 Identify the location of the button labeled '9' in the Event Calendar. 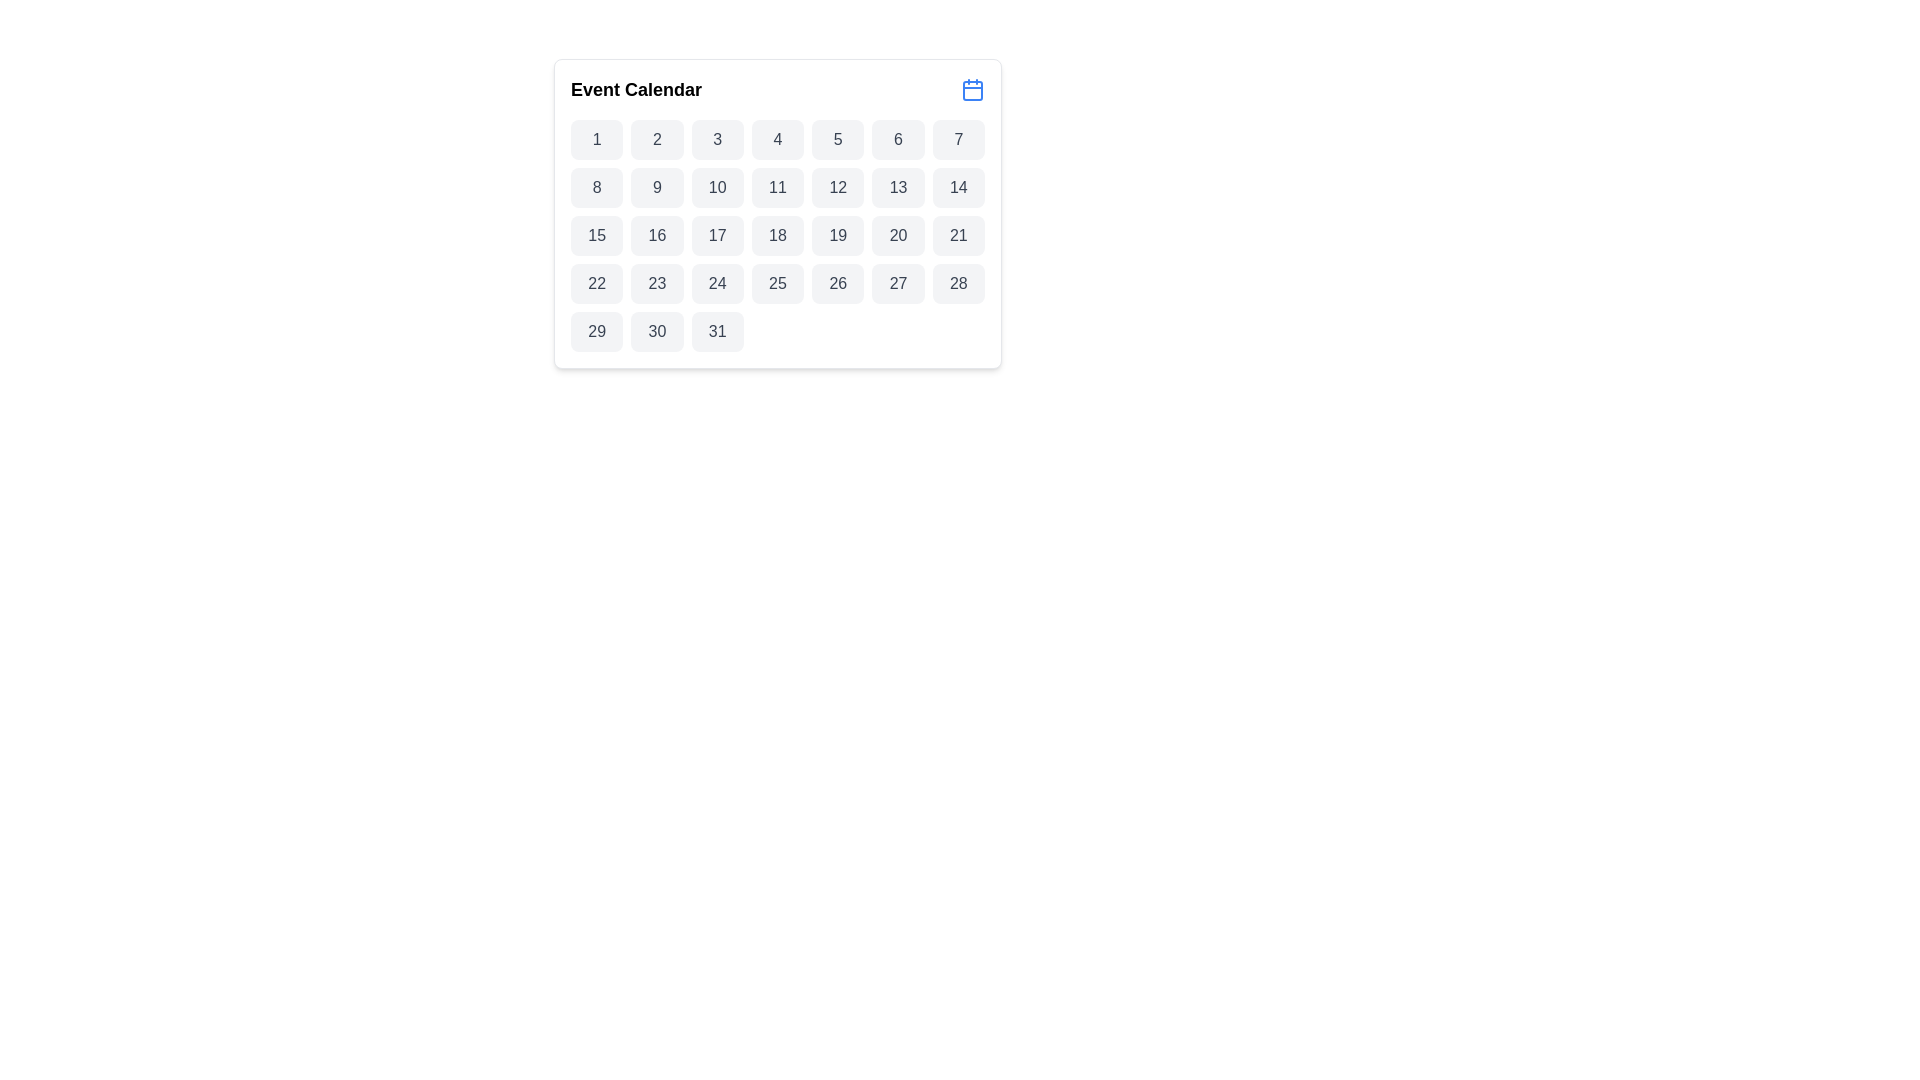
(657, 188).